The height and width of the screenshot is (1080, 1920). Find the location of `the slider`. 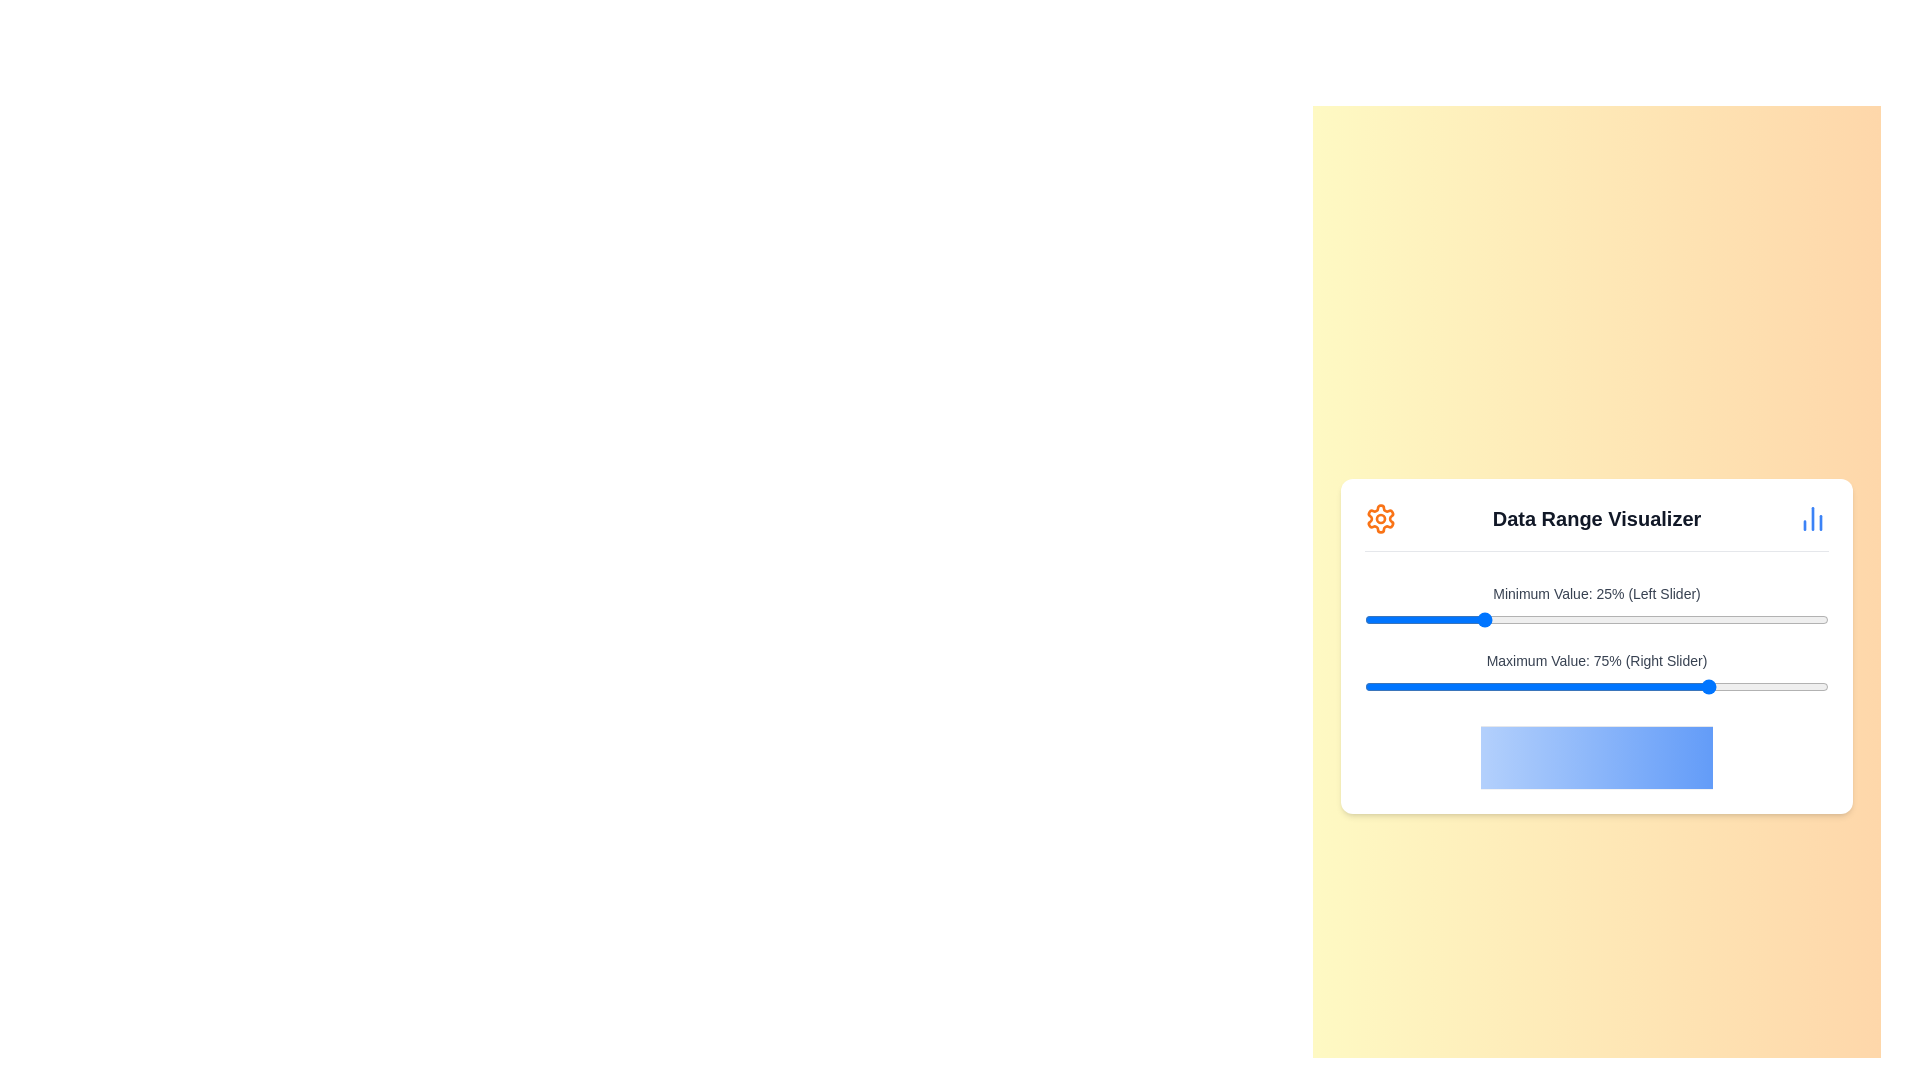

the slider is located at coordinates (1391, 685).